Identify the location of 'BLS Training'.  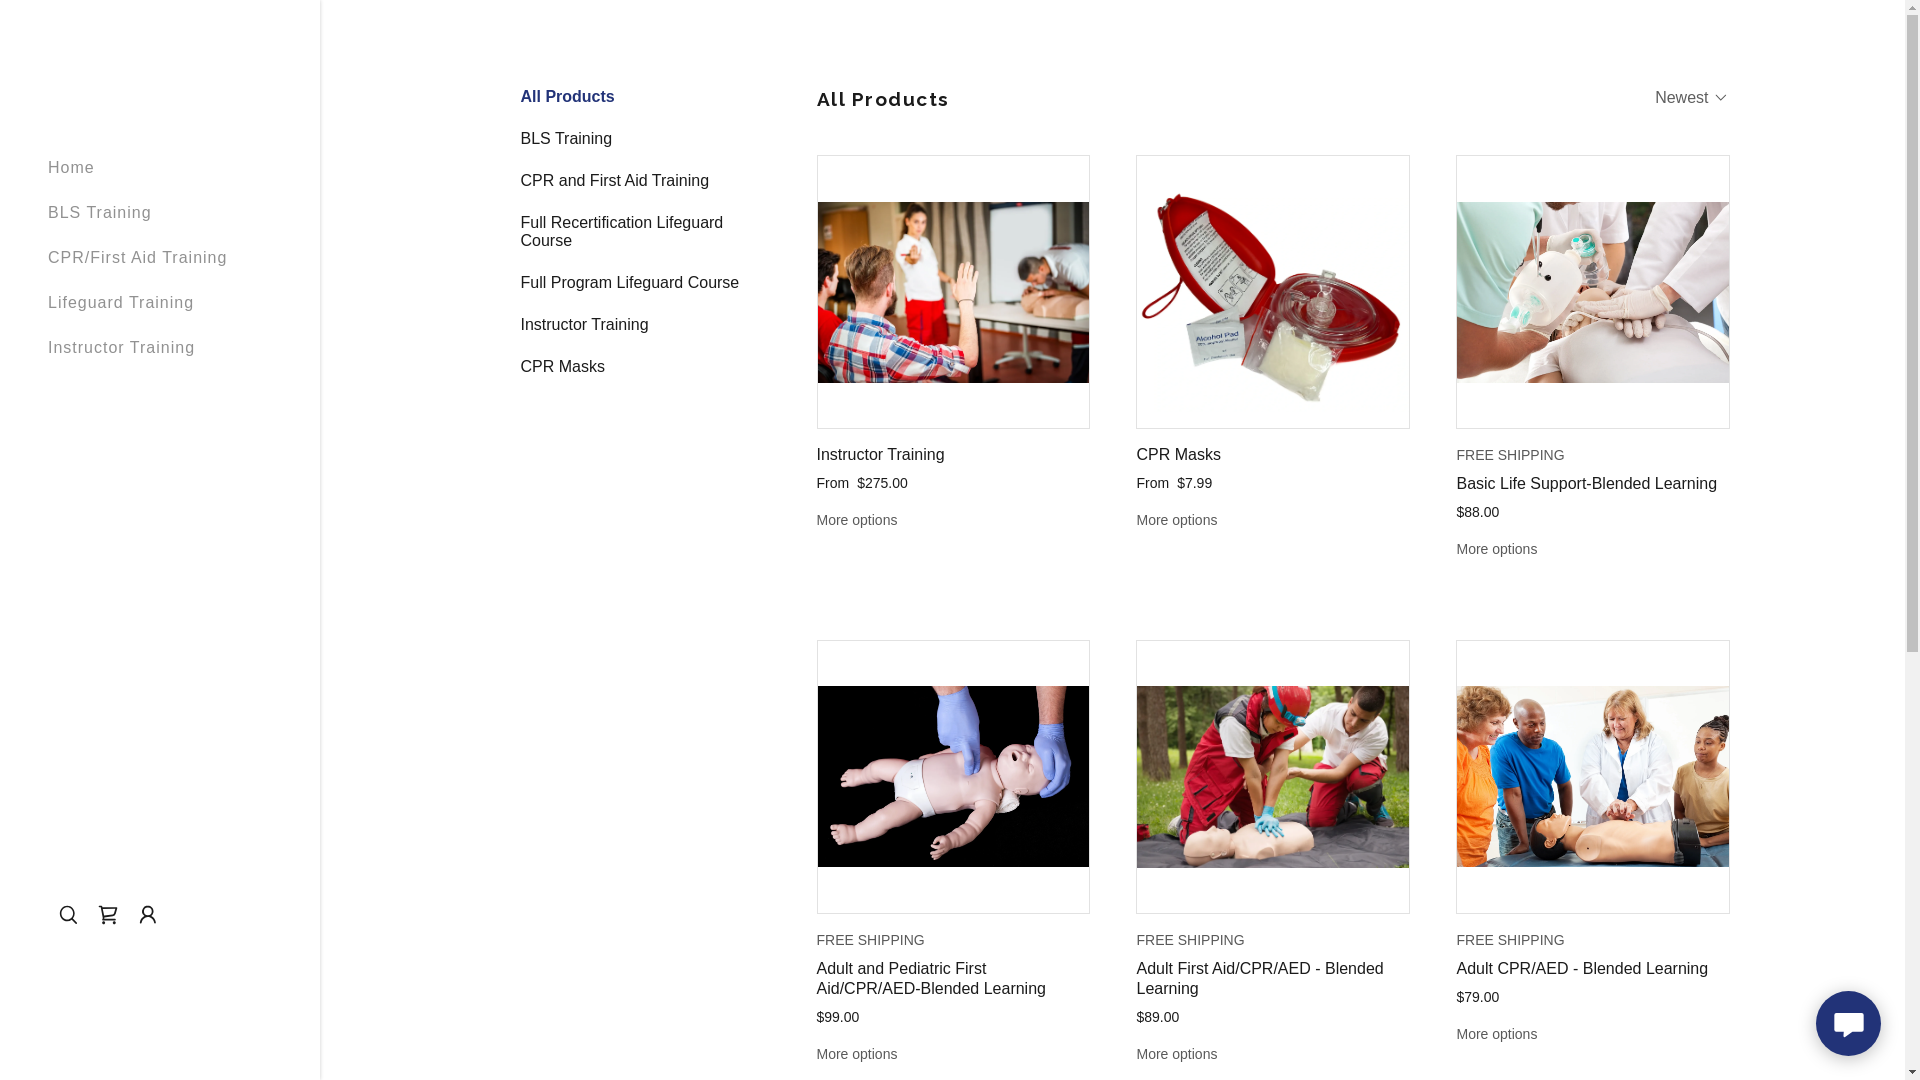
(99, 212).